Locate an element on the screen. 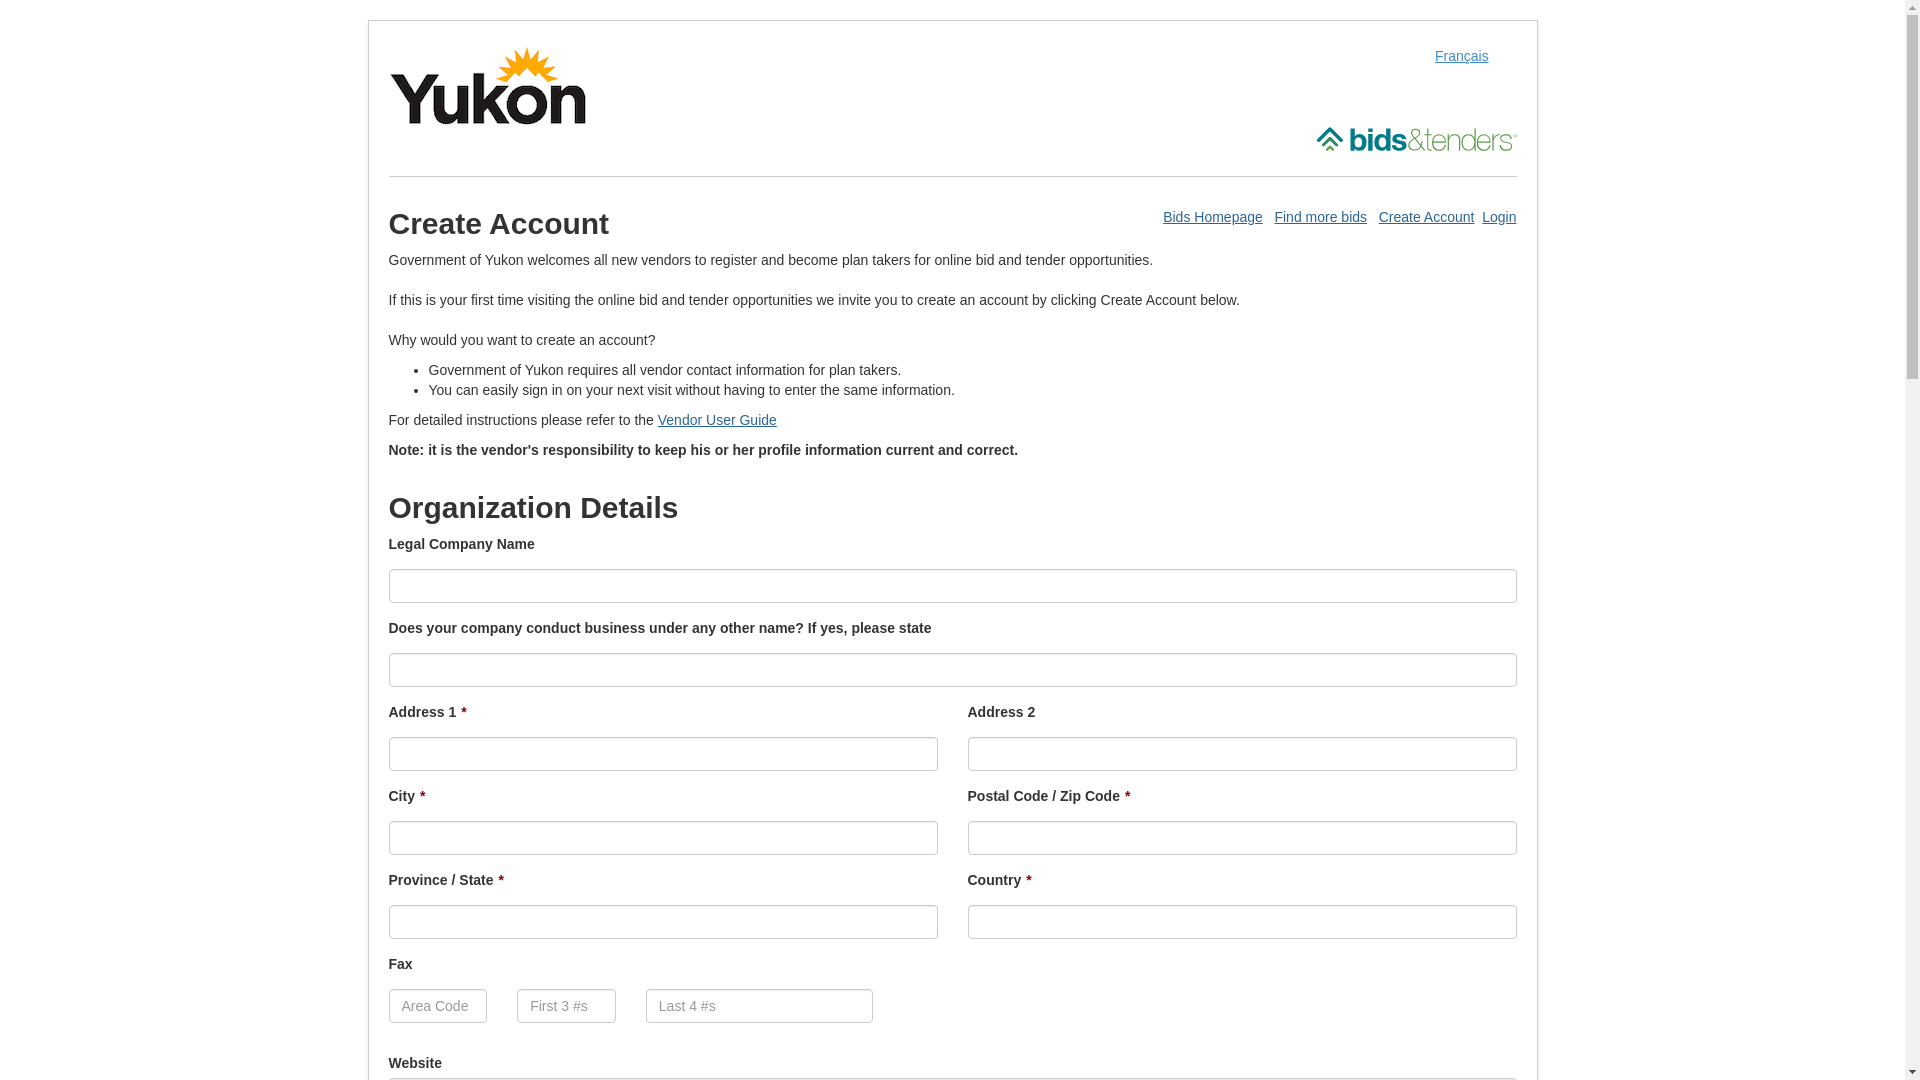 The height and width of the screenshot is (1080, 1920). 'Open Government of Yukon site in a new window' is located at coordinates (486, 83).